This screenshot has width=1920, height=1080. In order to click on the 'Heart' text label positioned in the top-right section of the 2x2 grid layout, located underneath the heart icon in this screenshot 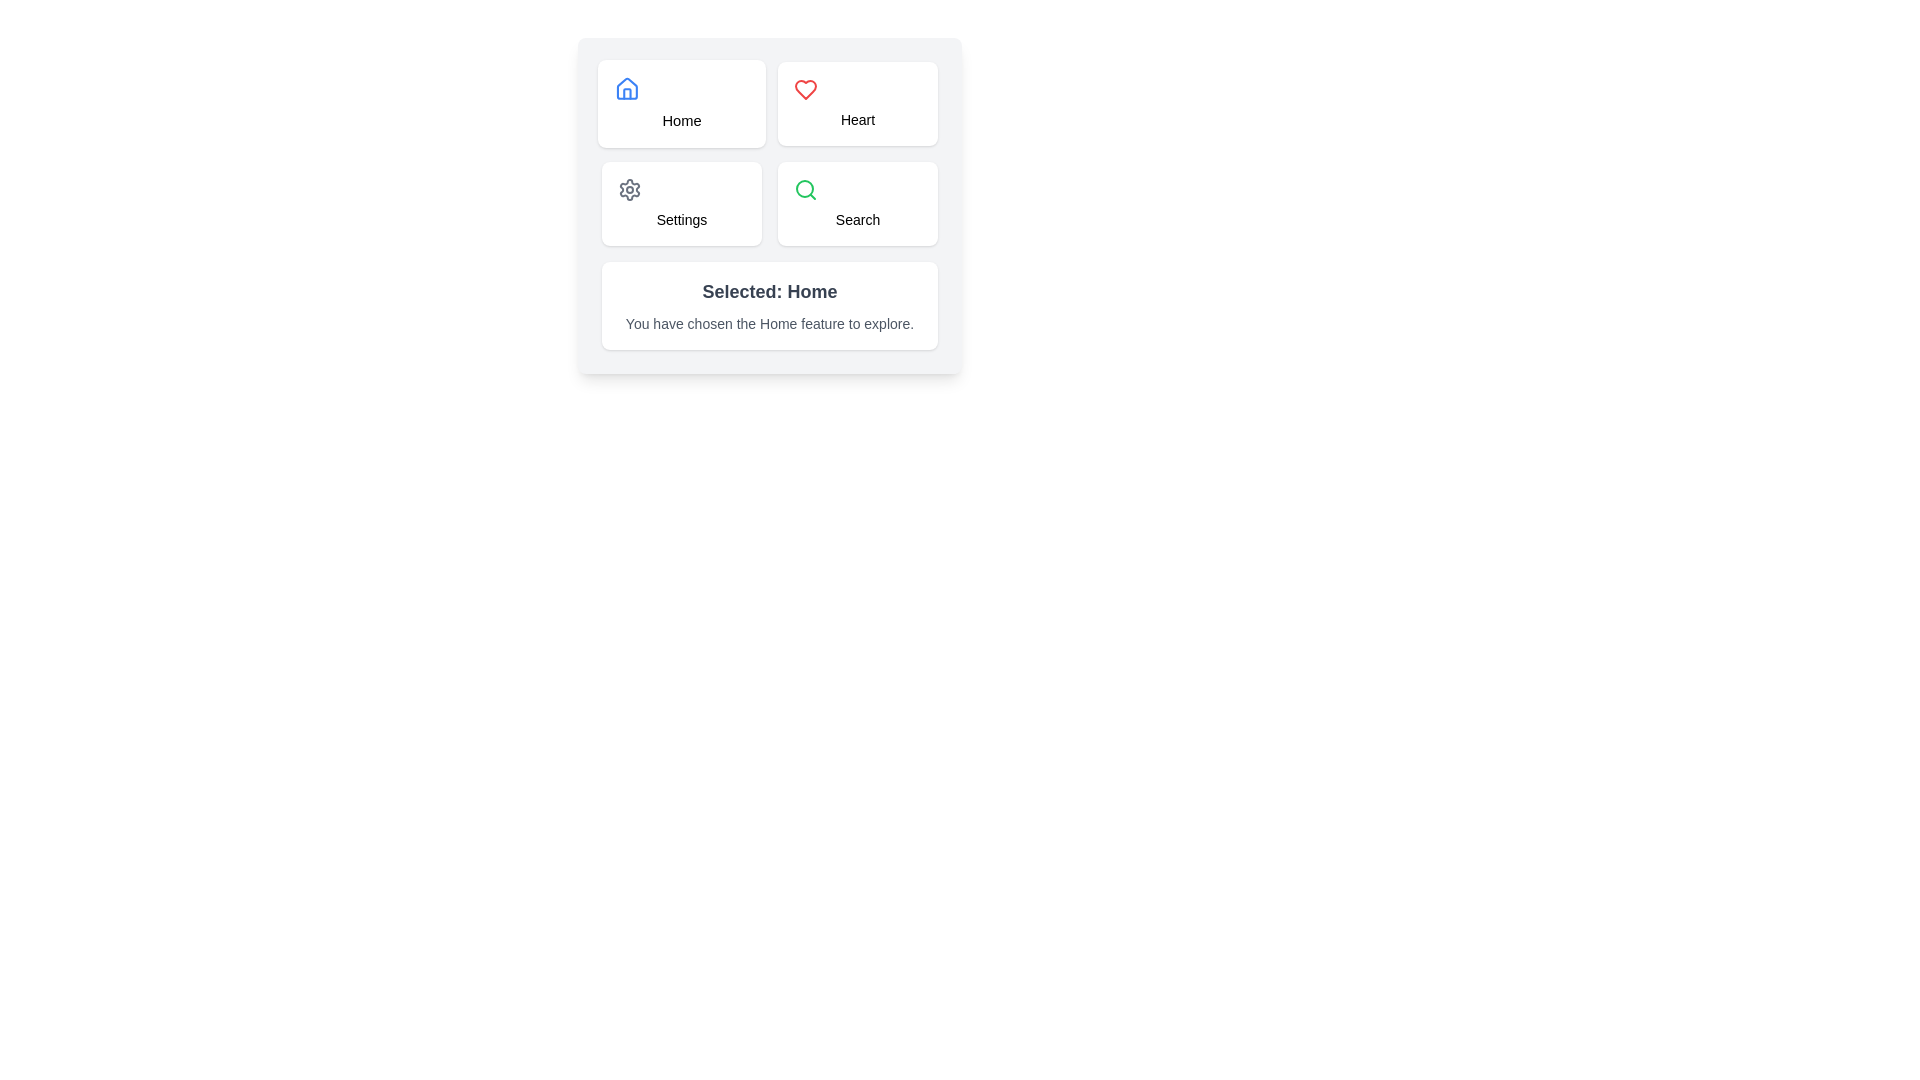, I will do `click(858, 119)`.